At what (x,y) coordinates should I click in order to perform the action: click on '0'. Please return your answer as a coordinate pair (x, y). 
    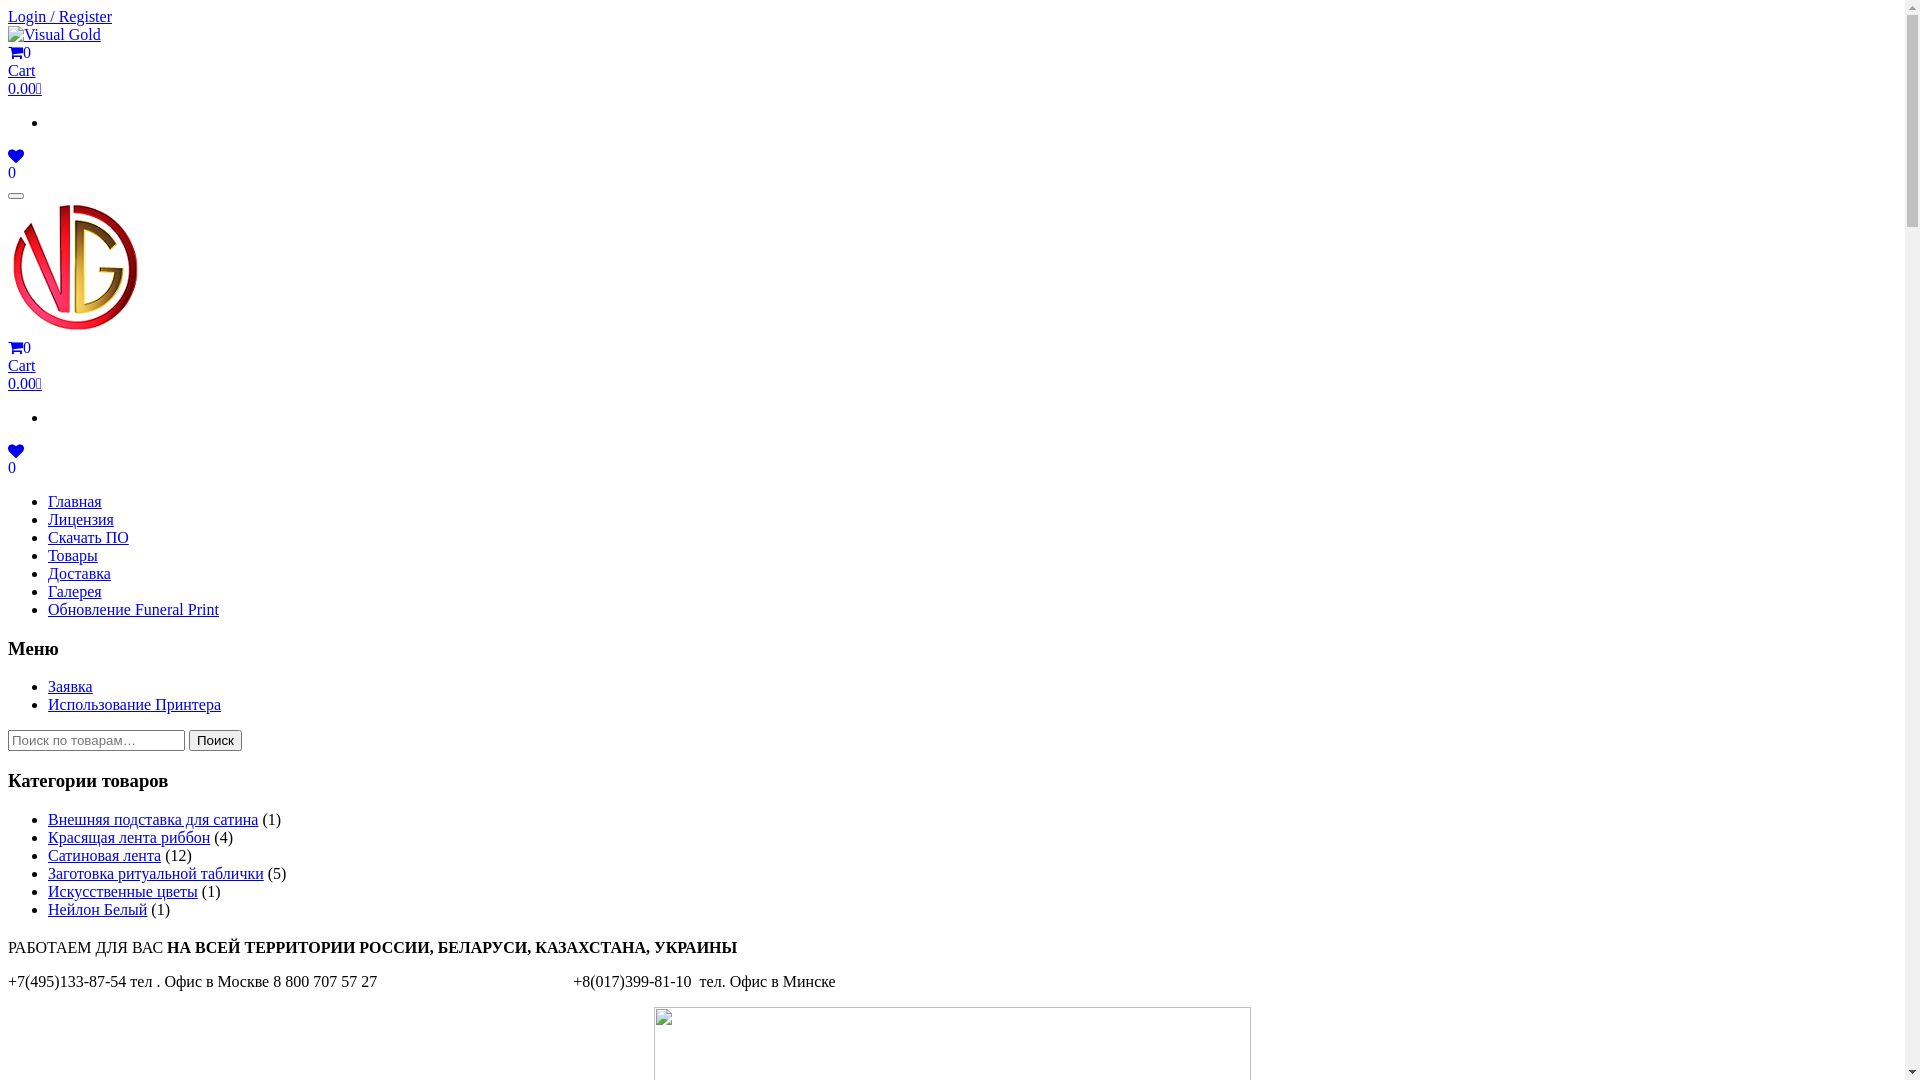
    Looking at the image, I should click on (15, 171).